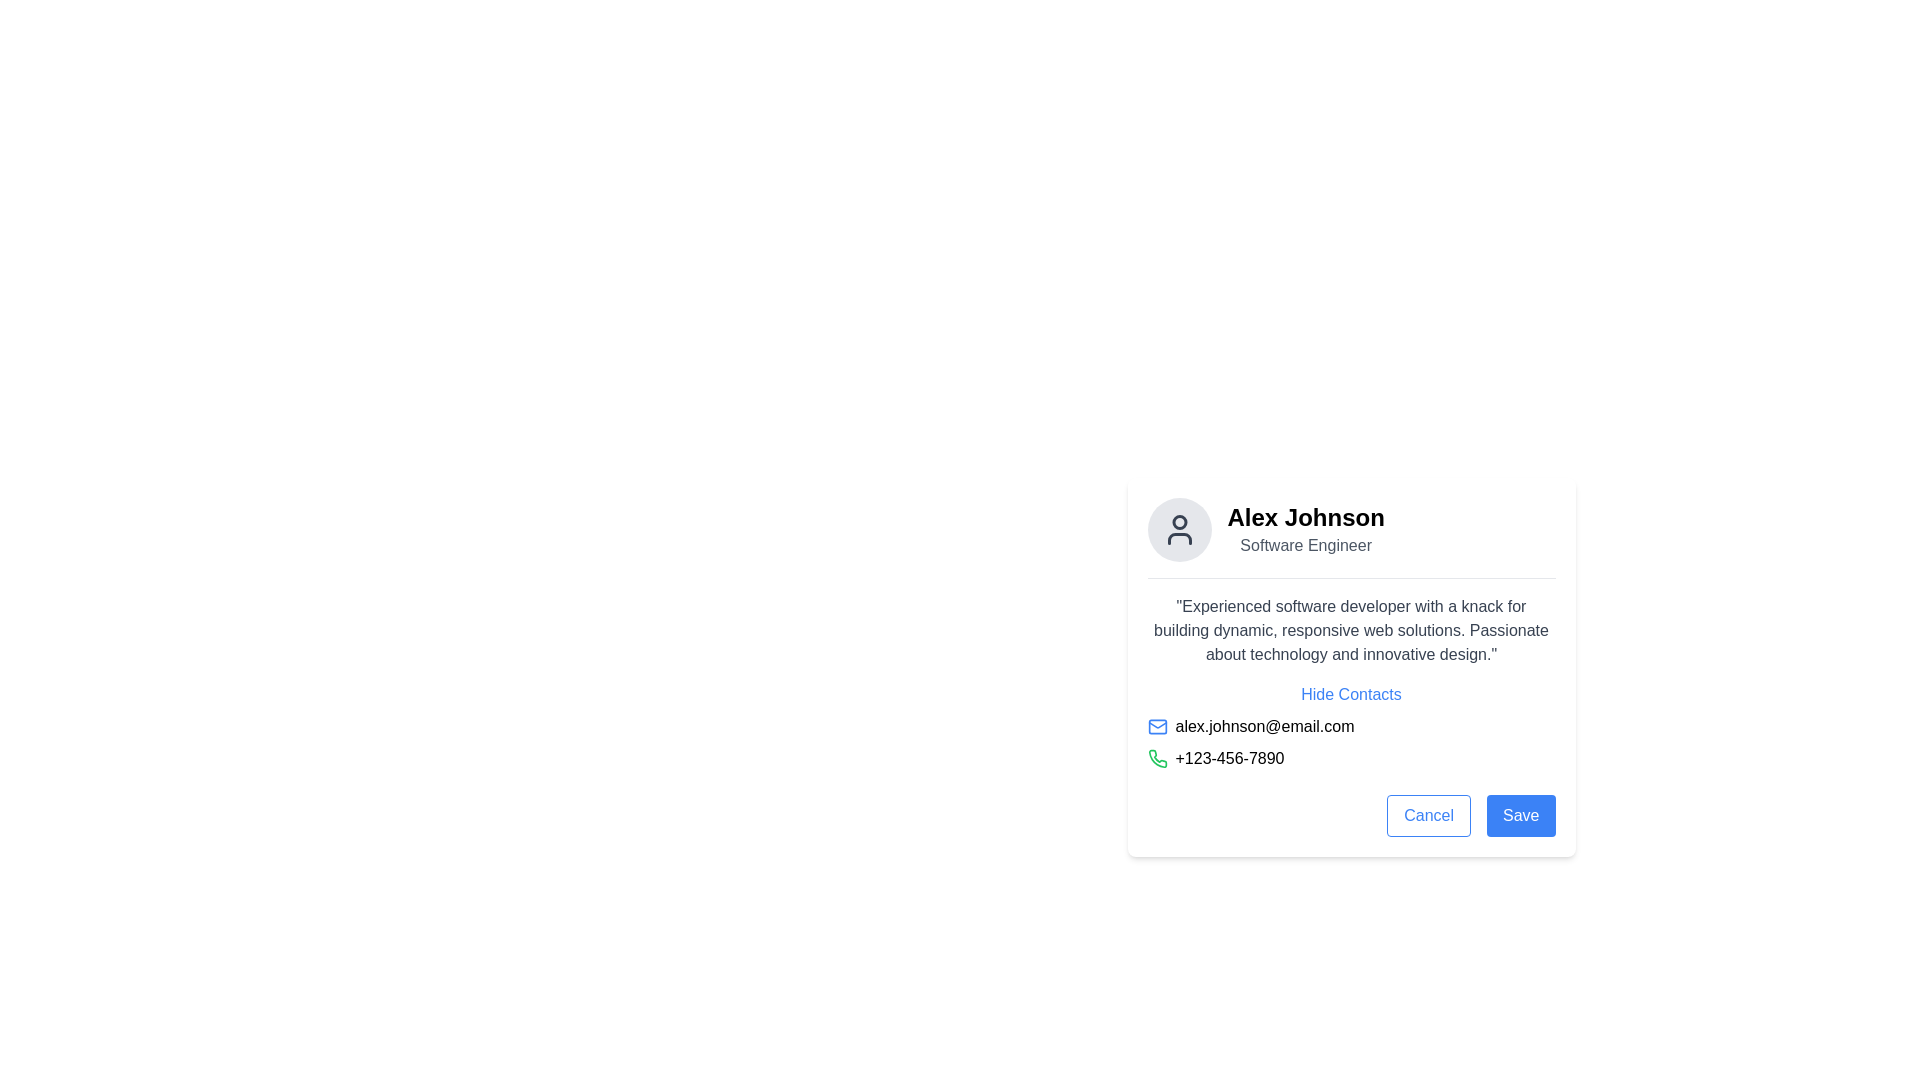 The width and height of the screenshot is (1920, 1080). I want to click on the text label describing the role or occupation associated with Alex Johnson, located immediately below the 'Alex Johnson' header in the profile card, so click(1306, 546).